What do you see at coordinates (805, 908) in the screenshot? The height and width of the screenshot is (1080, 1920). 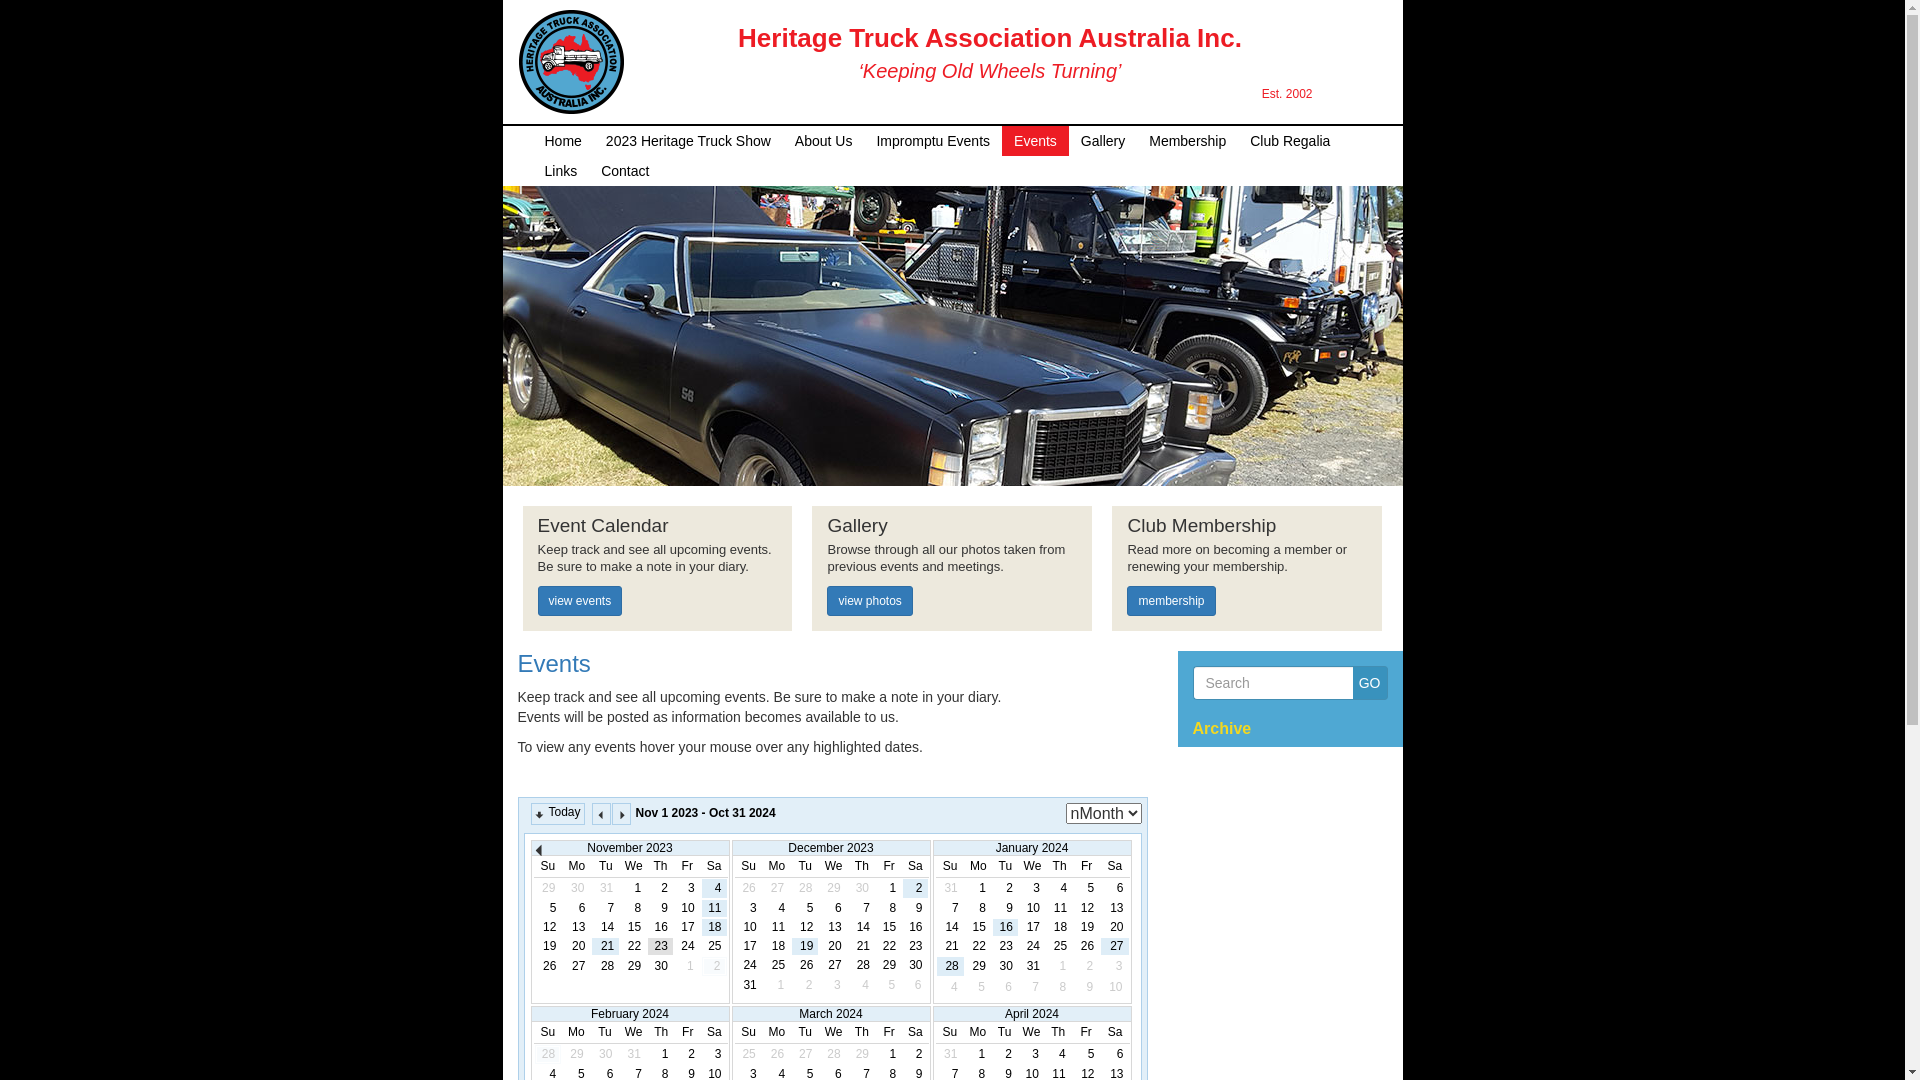 I see `'5'` at bounding box center [805, 908].